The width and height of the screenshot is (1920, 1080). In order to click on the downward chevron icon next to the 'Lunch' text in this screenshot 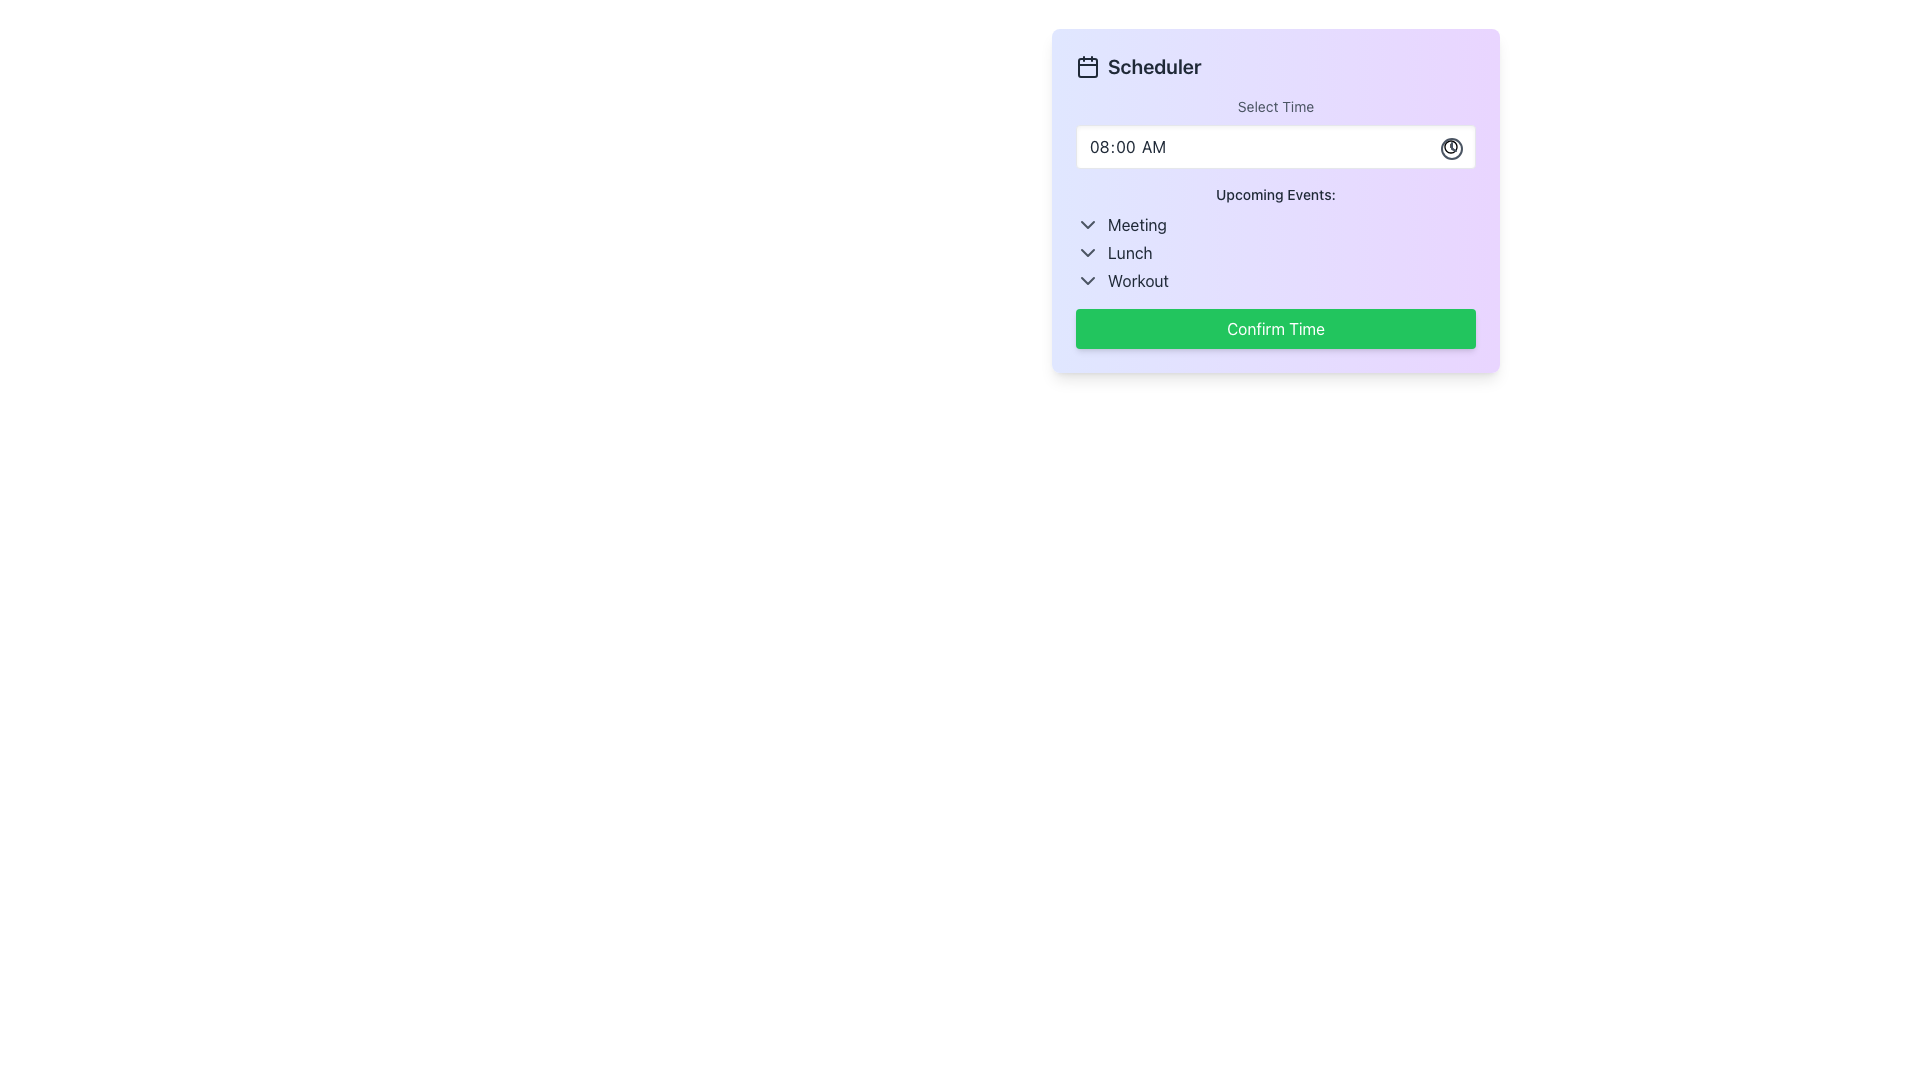, I will do `click(1087, 252)`.